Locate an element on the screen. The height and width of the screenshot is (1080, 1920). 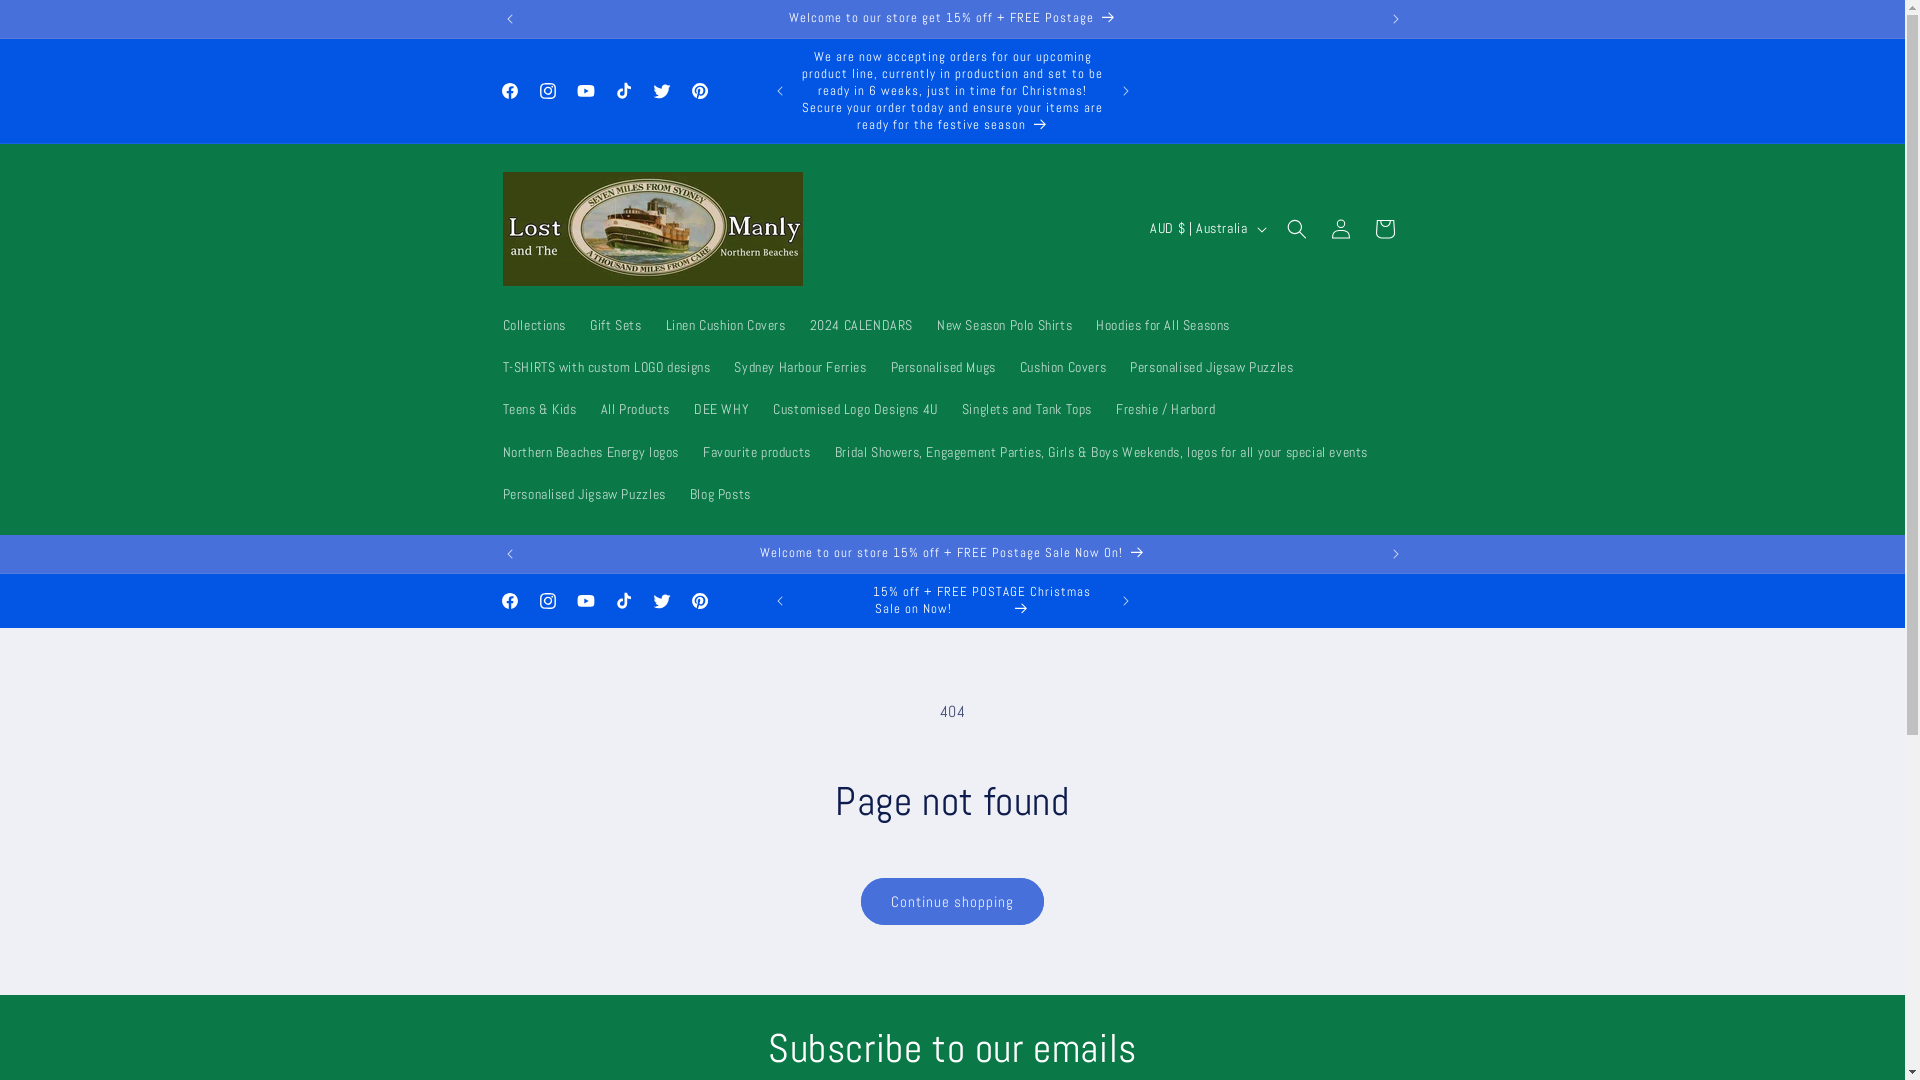
'Cushion Covers' is located at coordinates (1061, 366).